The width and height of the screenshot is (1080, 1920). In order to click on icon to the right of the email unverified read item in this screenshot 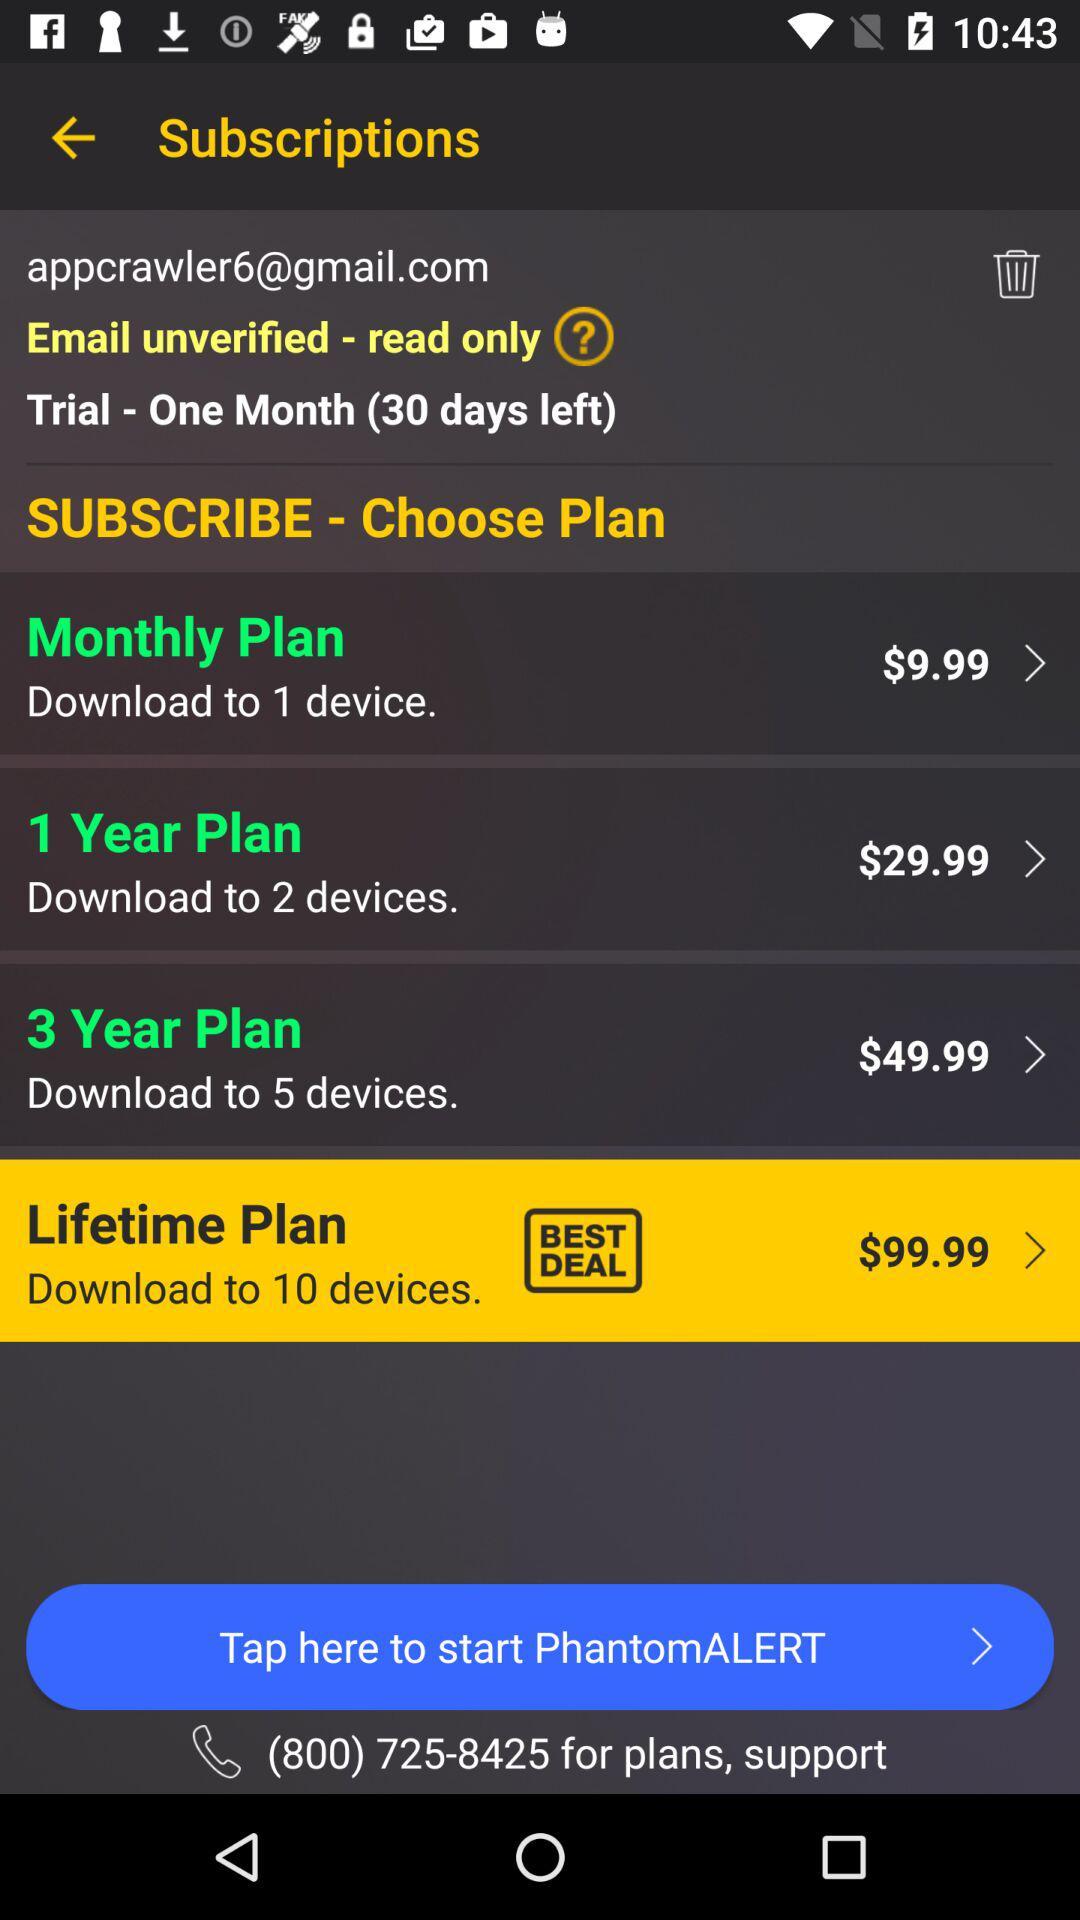, I will do `click(1016, 273)`.